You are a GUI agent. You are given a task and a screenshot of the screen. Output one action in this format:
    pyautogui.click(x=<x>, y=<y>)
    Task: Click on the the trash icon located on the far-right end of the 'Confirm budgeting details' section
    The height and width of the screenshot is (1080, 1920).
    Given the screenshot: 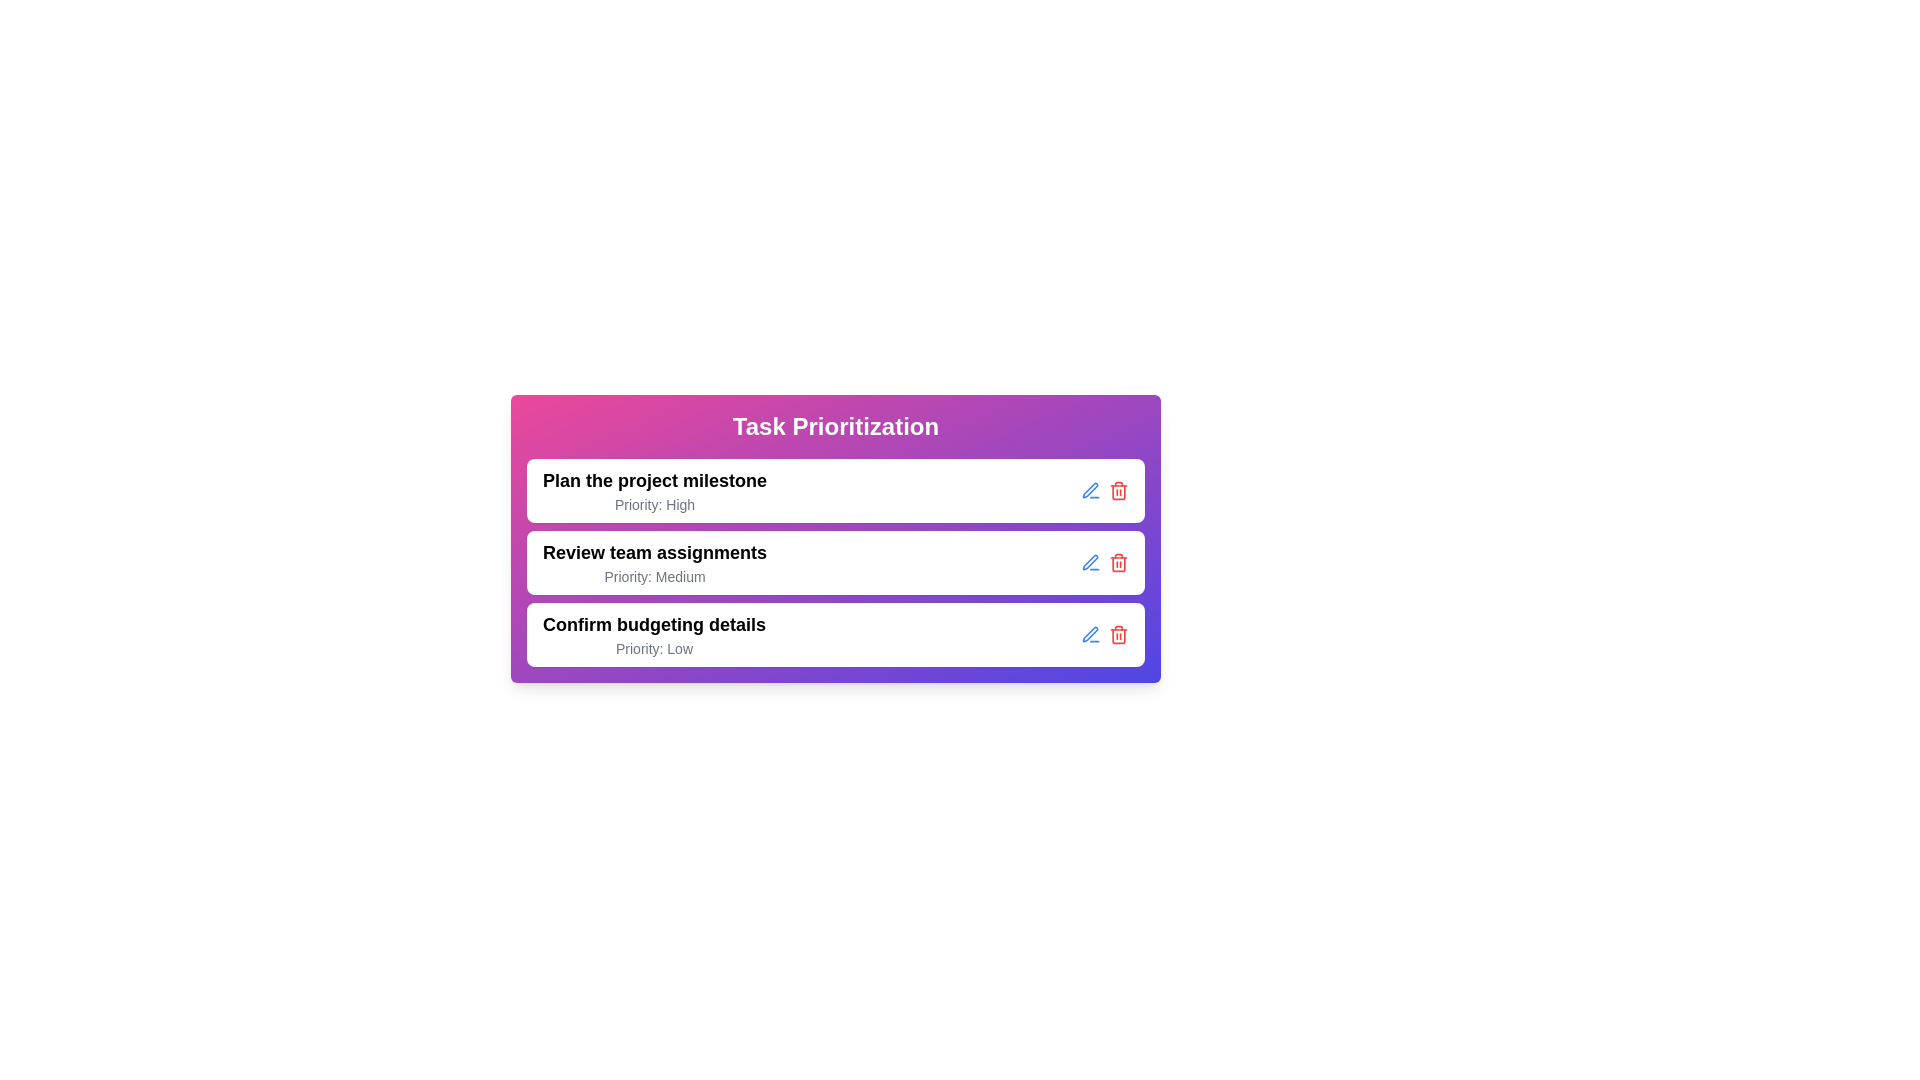 What is the action you would take?
    pyautogui.click(x=1103, y=635)
    